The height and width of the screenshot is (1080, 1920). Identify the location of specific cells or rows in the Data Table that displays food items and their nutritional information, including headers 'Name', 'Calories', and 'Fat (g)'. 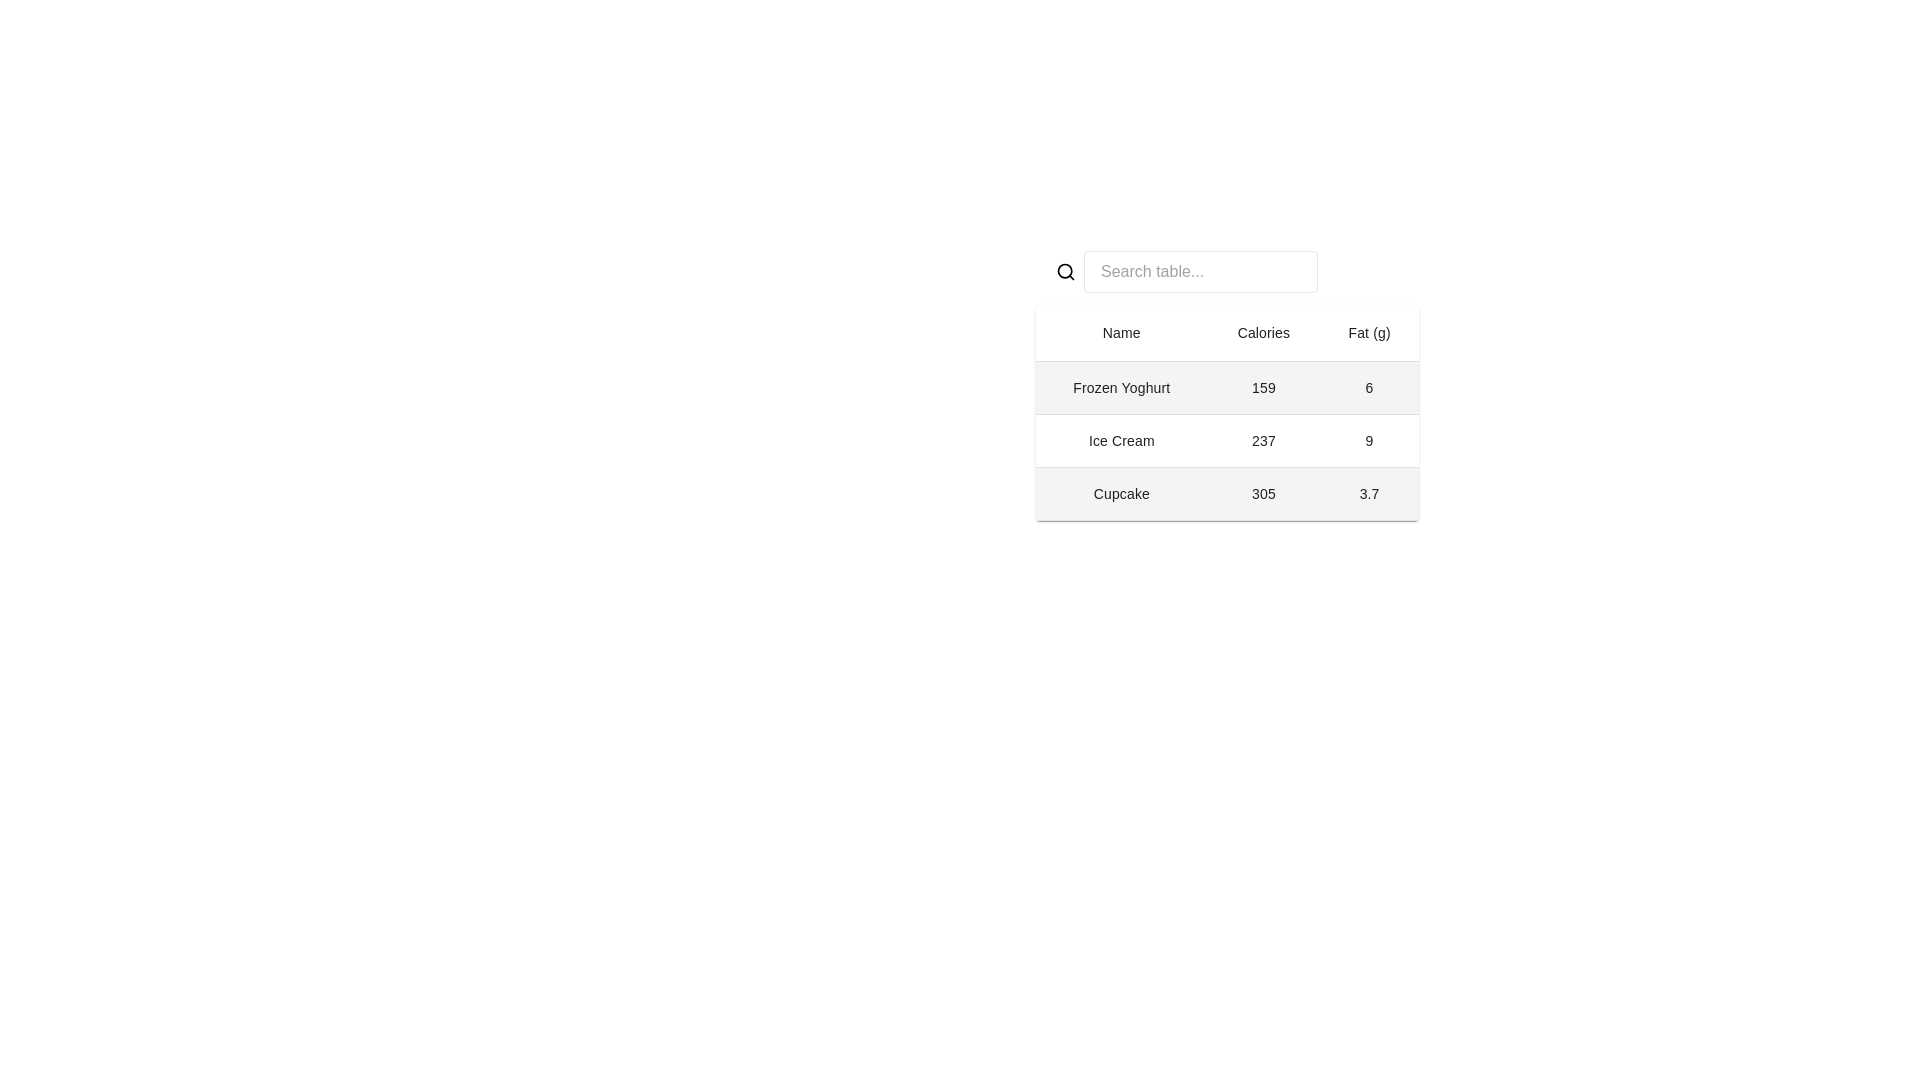
(1226, 411).